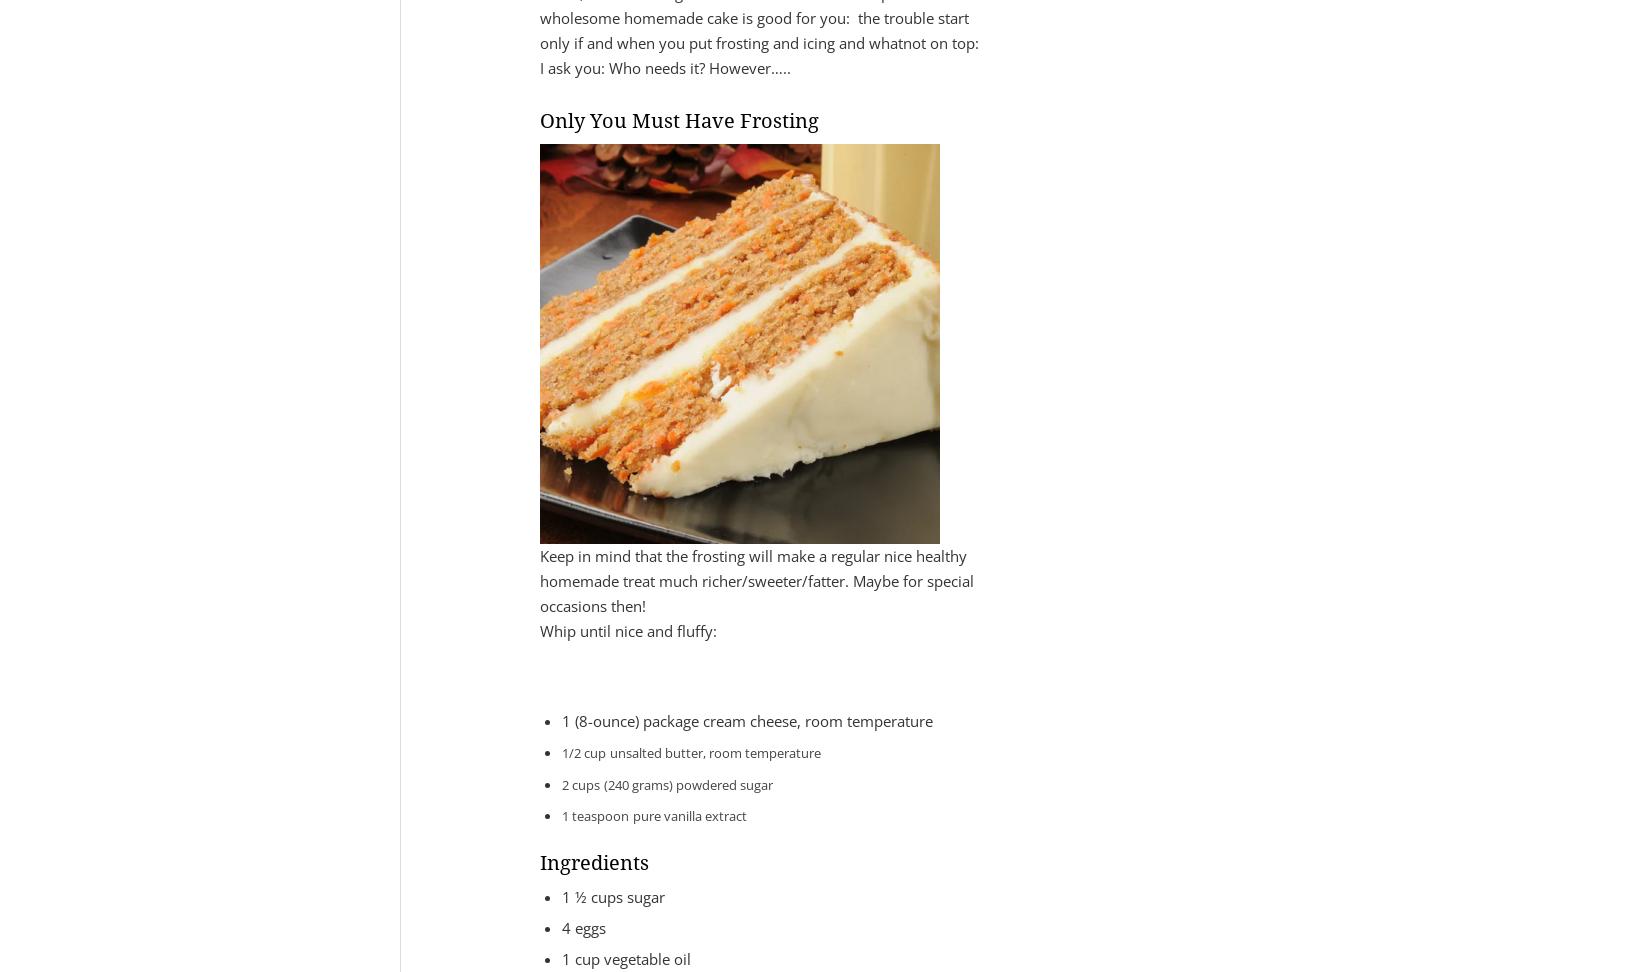 This screenshot has height=972, width=1650. I want to click on '2 cups', so click(579, 784).